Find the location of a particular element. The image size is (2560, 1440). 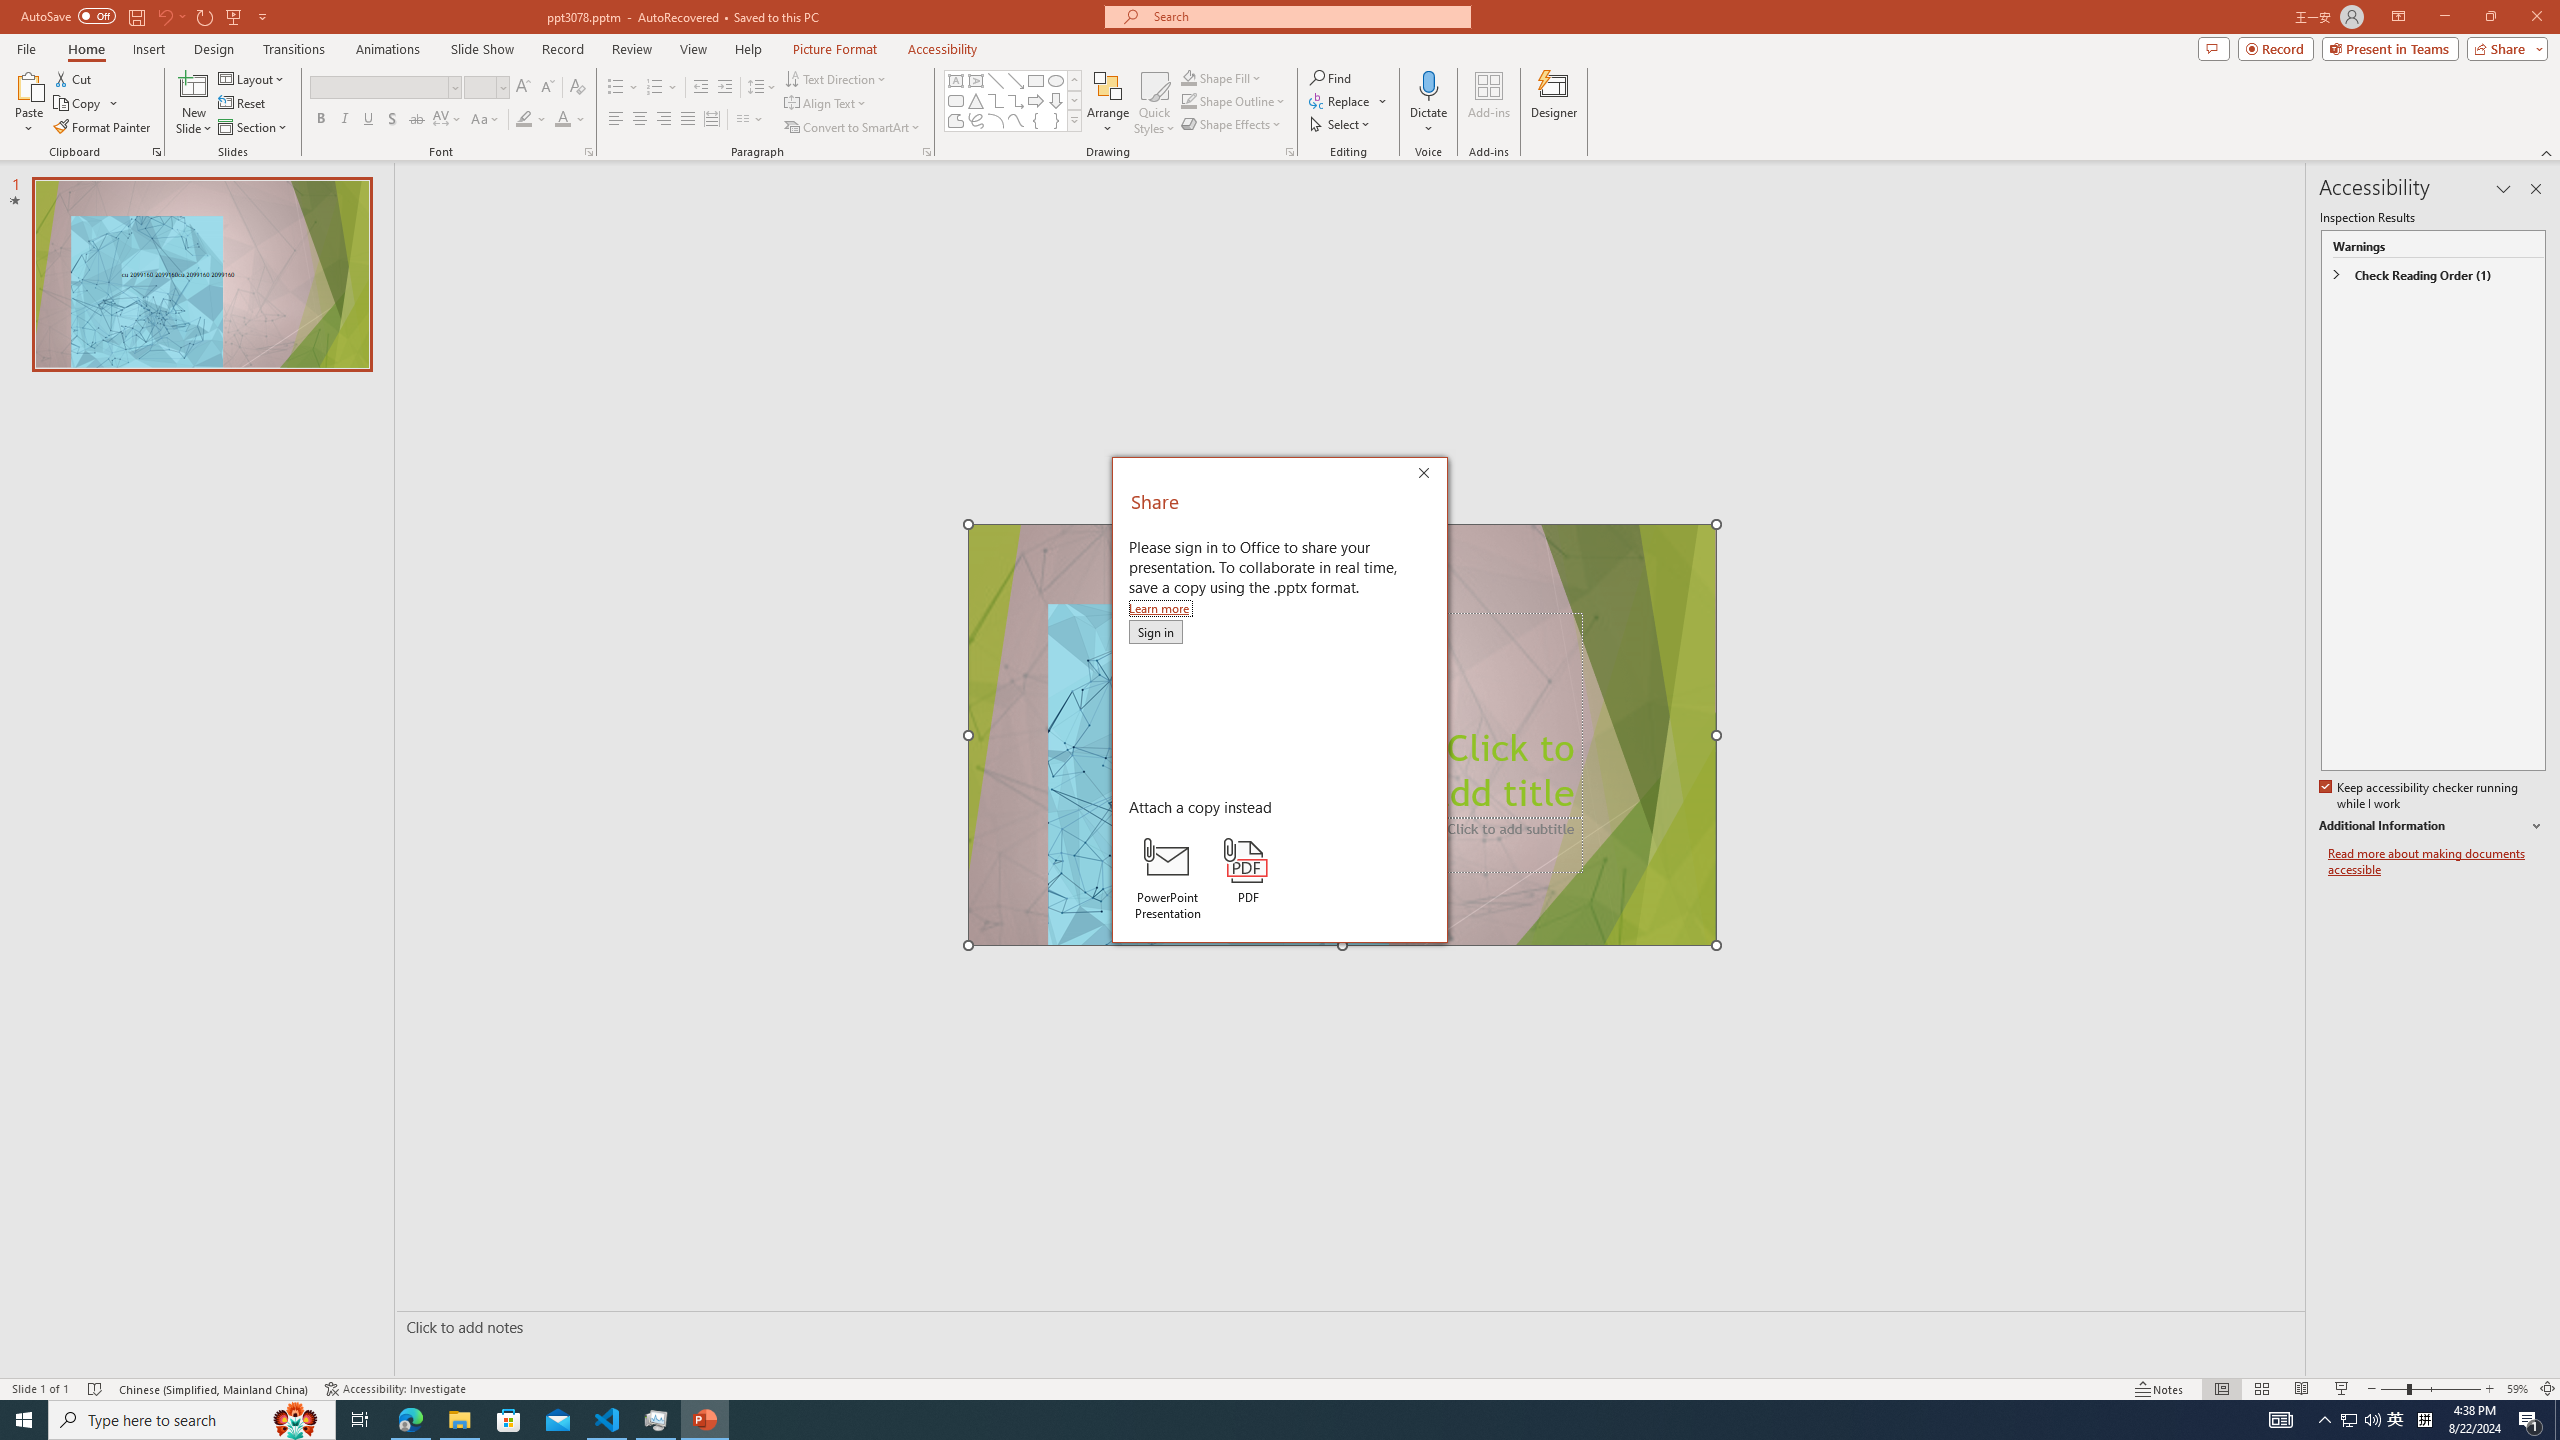

'File Explorer - 1 running window' is located at coordinates (458, 1418).